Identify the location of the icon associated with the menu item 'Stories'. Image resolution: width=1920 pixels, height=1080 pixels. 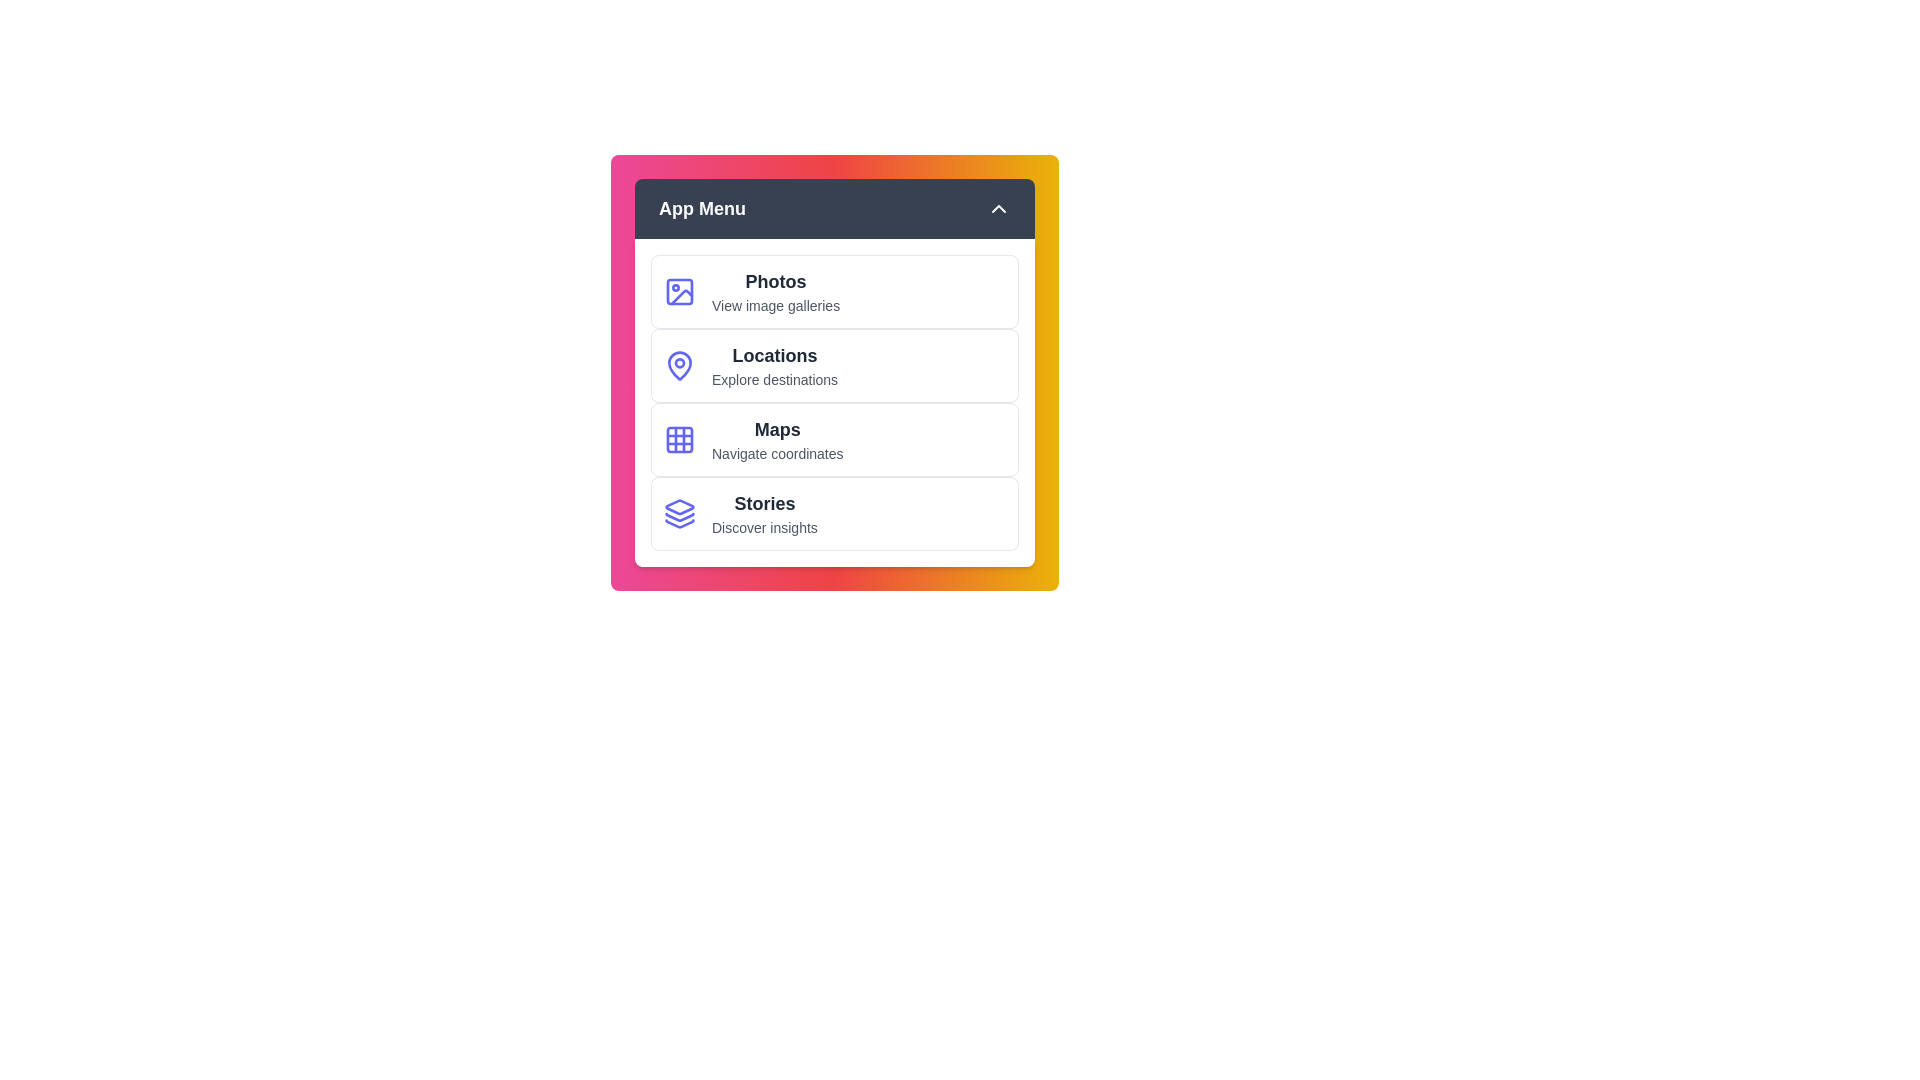
(680, 512).